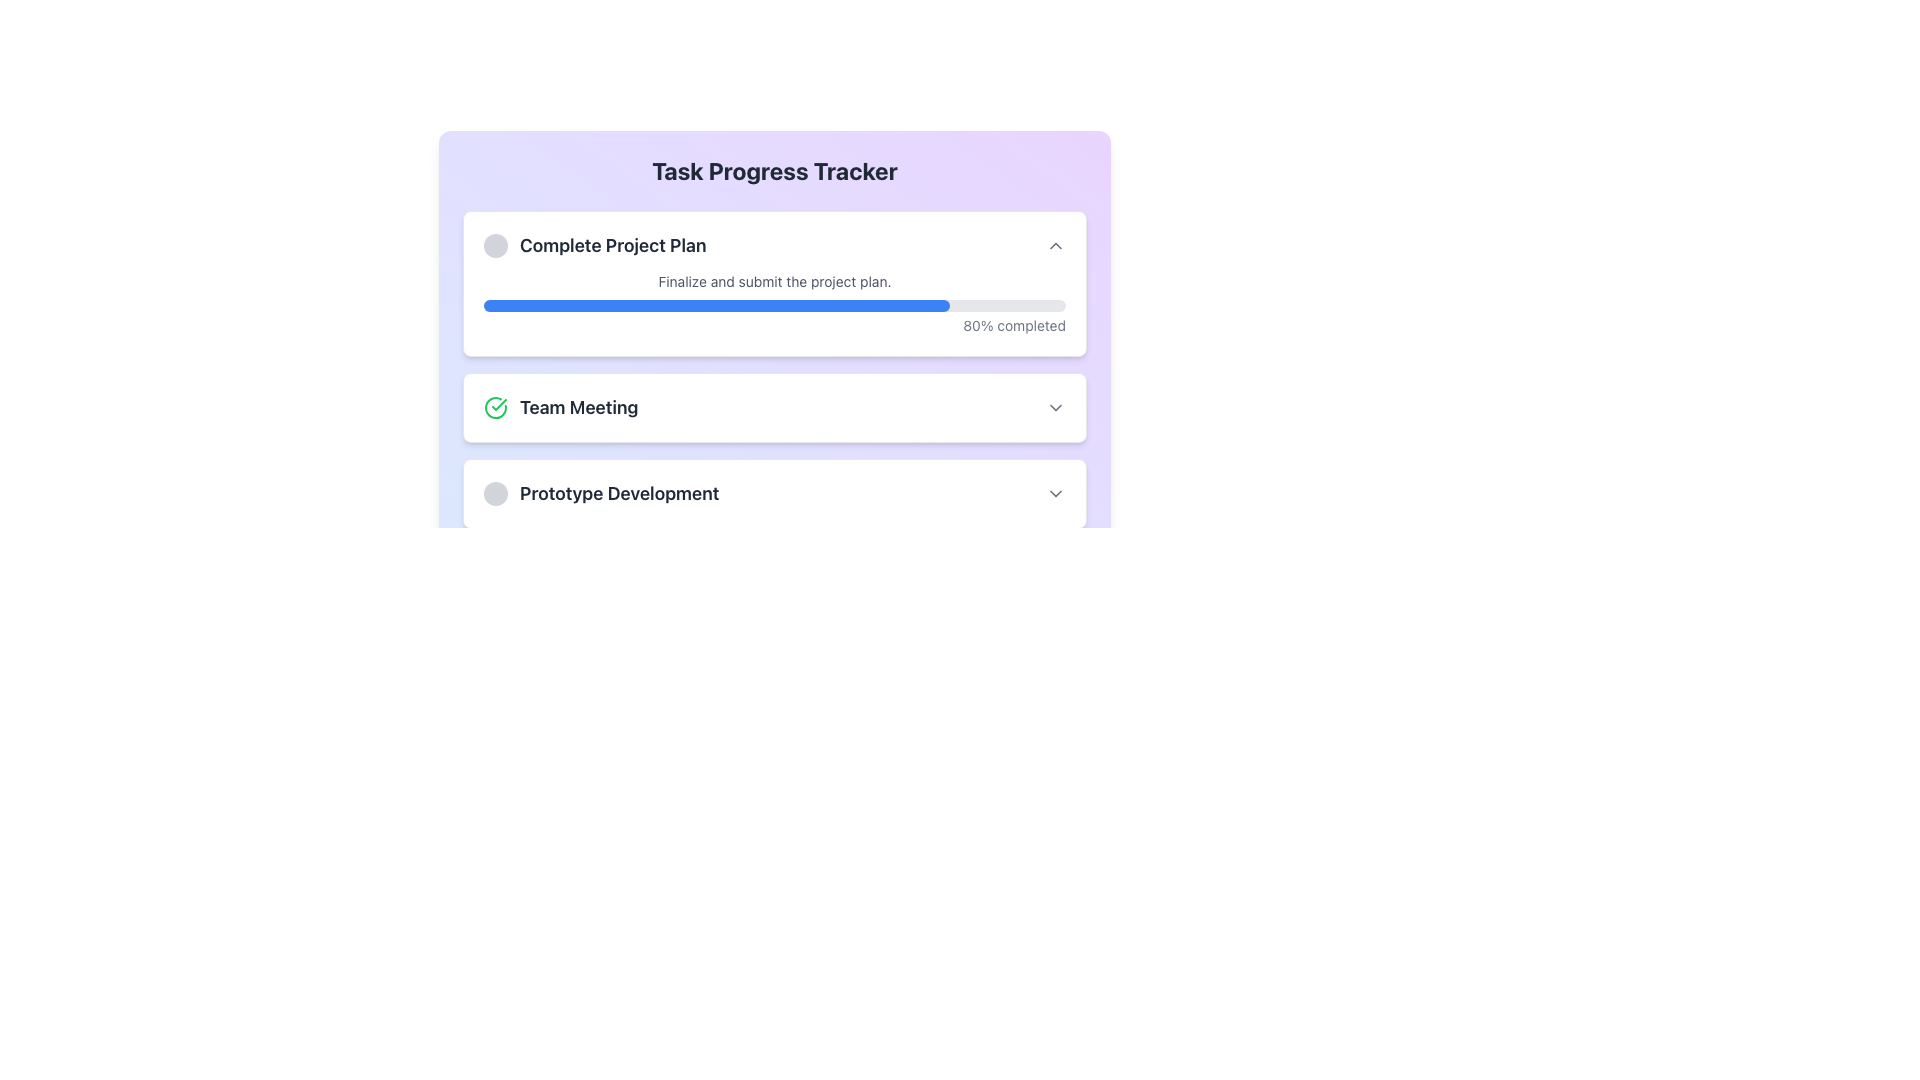 This screenshot has height=1080, width=1920. What do you see at coordinates (773, 305) in the screenshot?
I see `the horizontal progress bar with a blue fill indicating progress, located under the text 'Finalize and submit the project plan.' and above the '80% completed' text` at bounding box center [773, 305].